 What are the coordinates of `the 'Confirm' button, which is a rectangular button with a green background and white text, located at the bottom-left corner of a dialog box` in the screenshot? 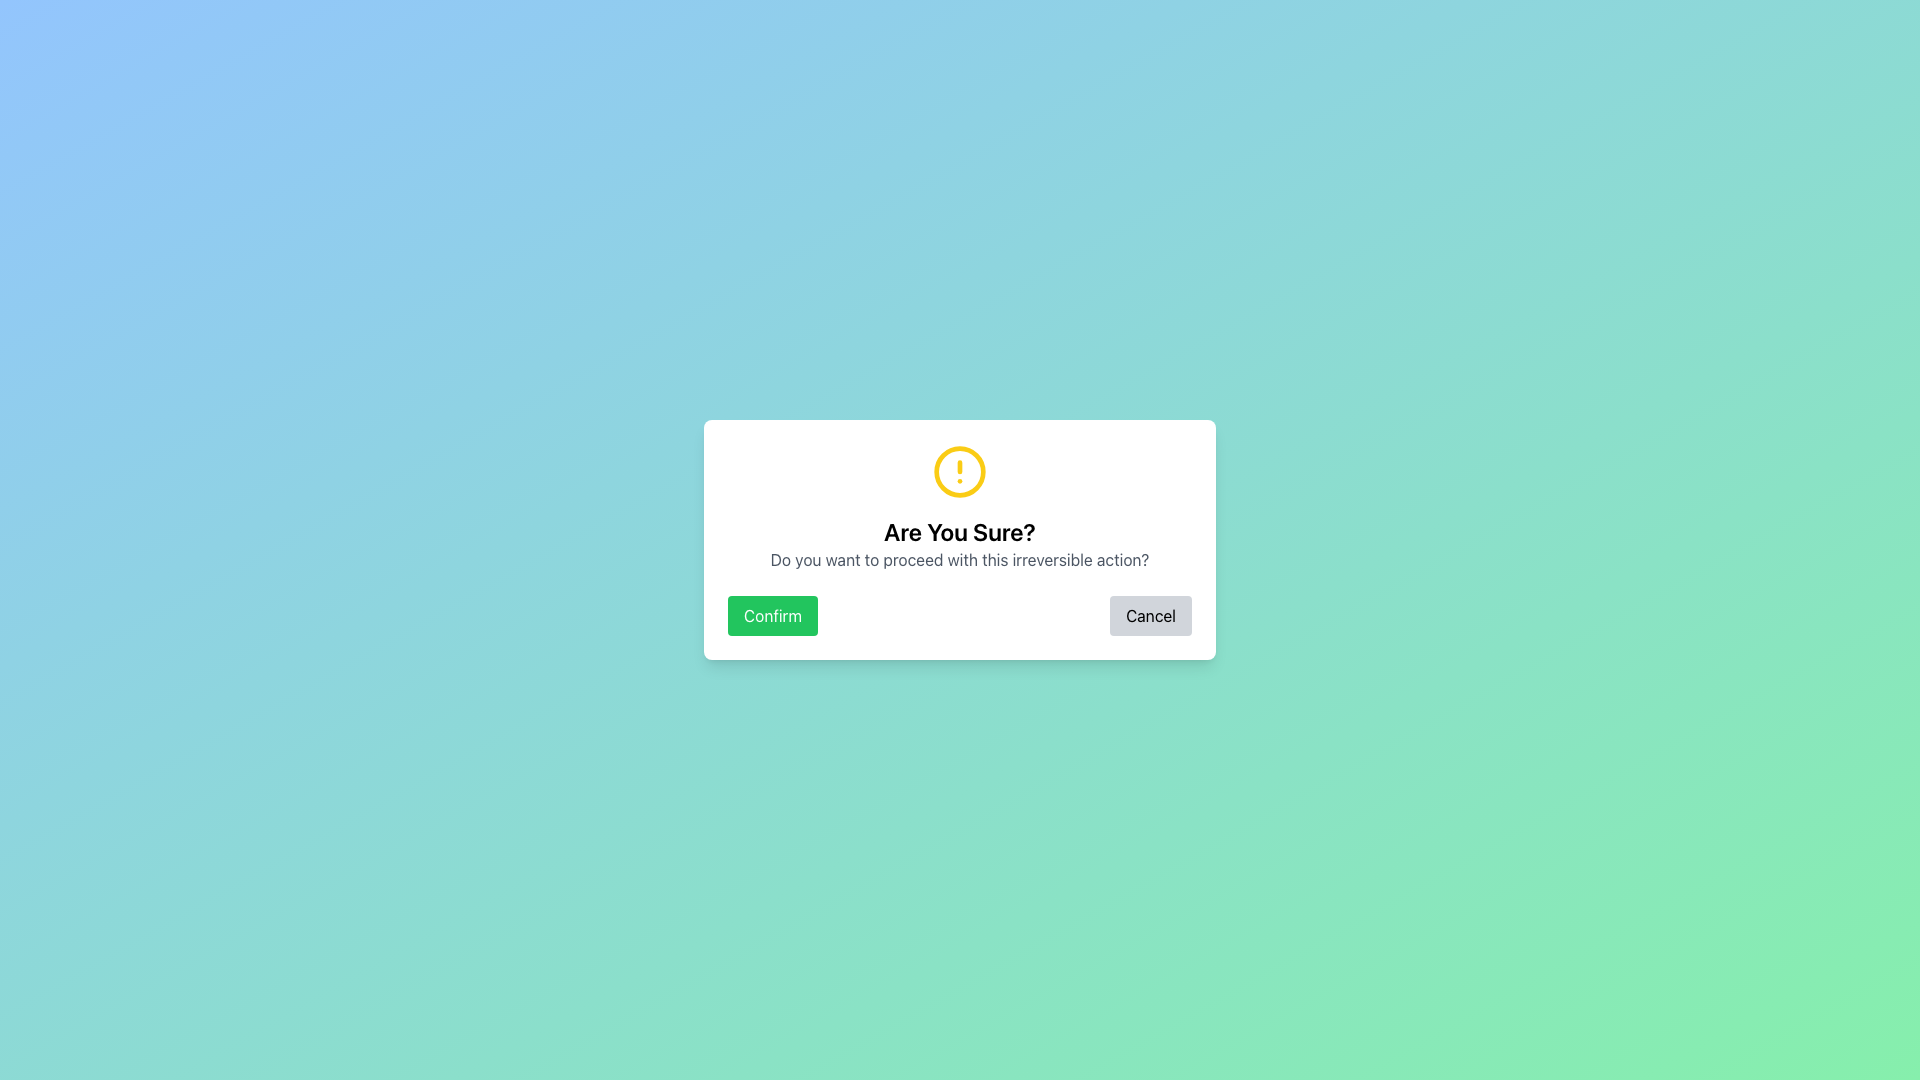 It's located at (771, 615).